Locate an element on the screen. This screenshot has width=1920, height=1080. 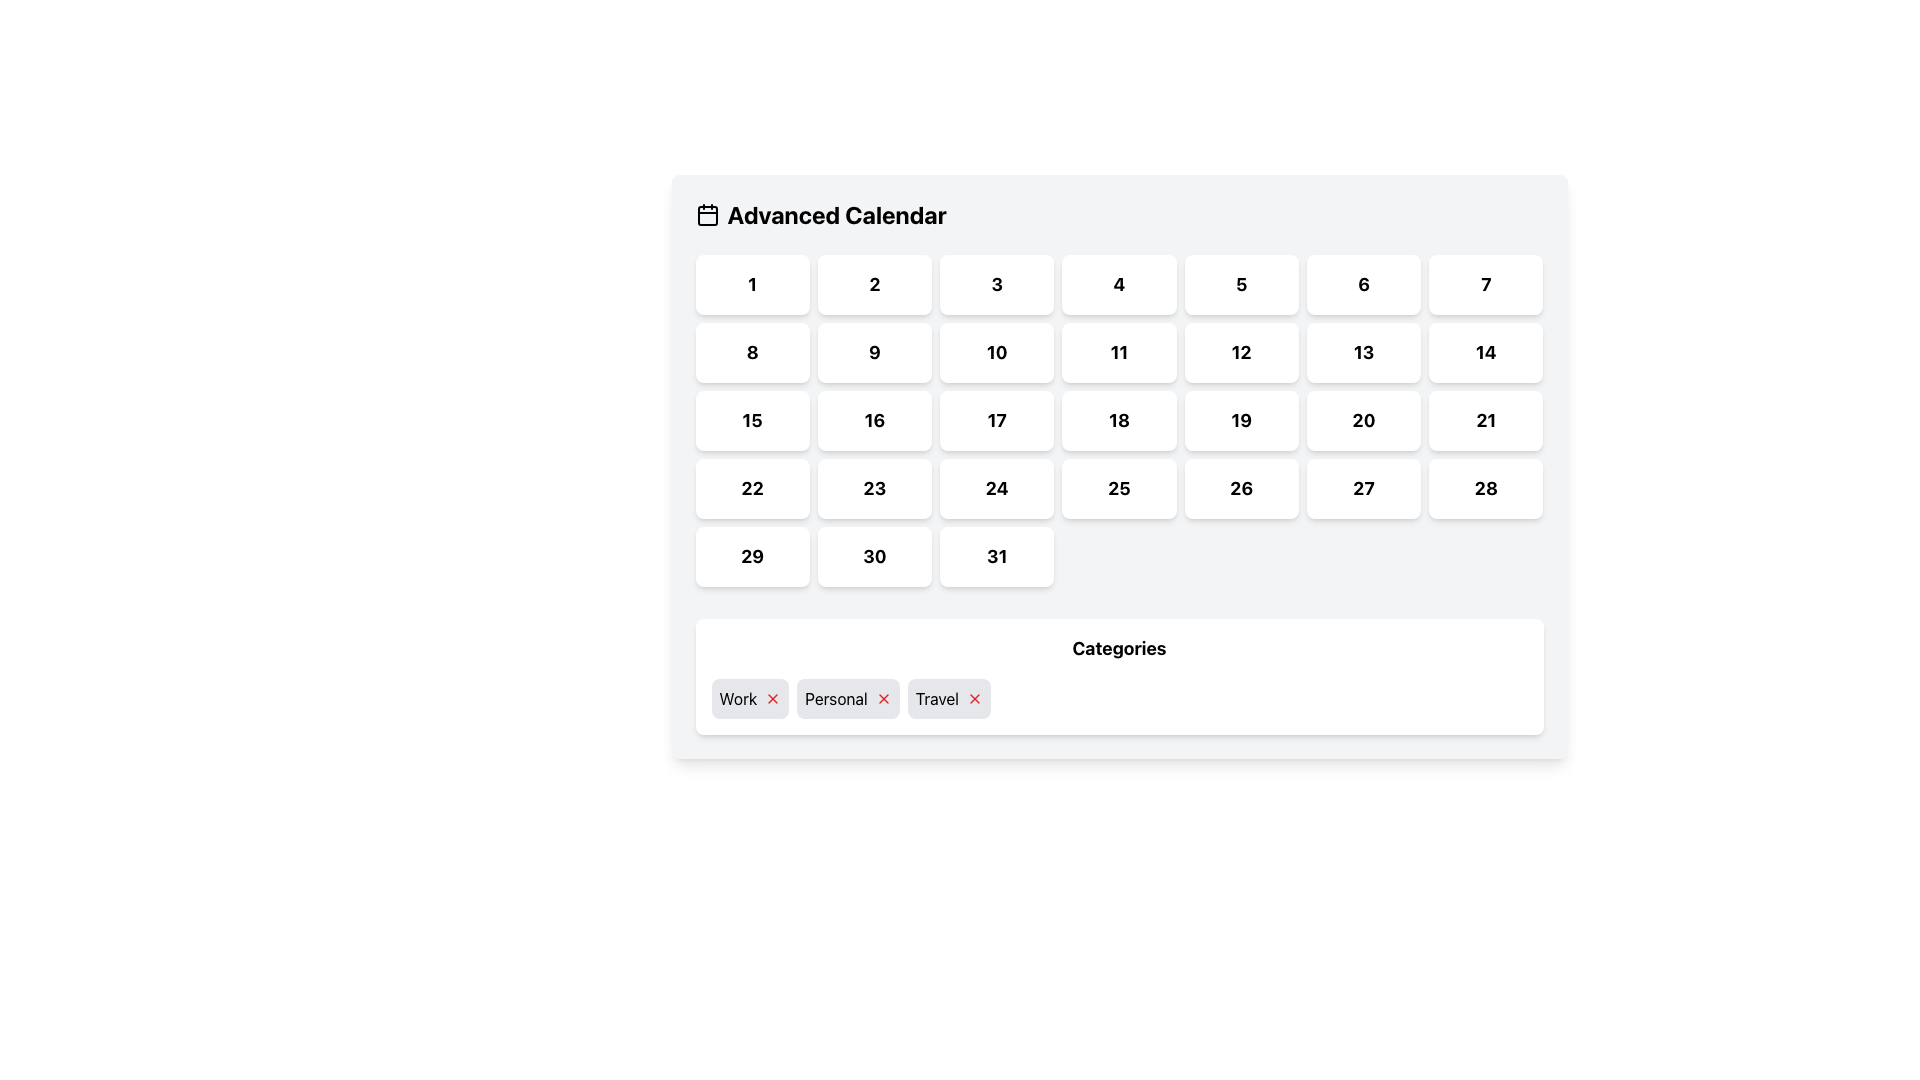
the button representing the selectable day in the calendar interface is located at coordinates (1486, 489).